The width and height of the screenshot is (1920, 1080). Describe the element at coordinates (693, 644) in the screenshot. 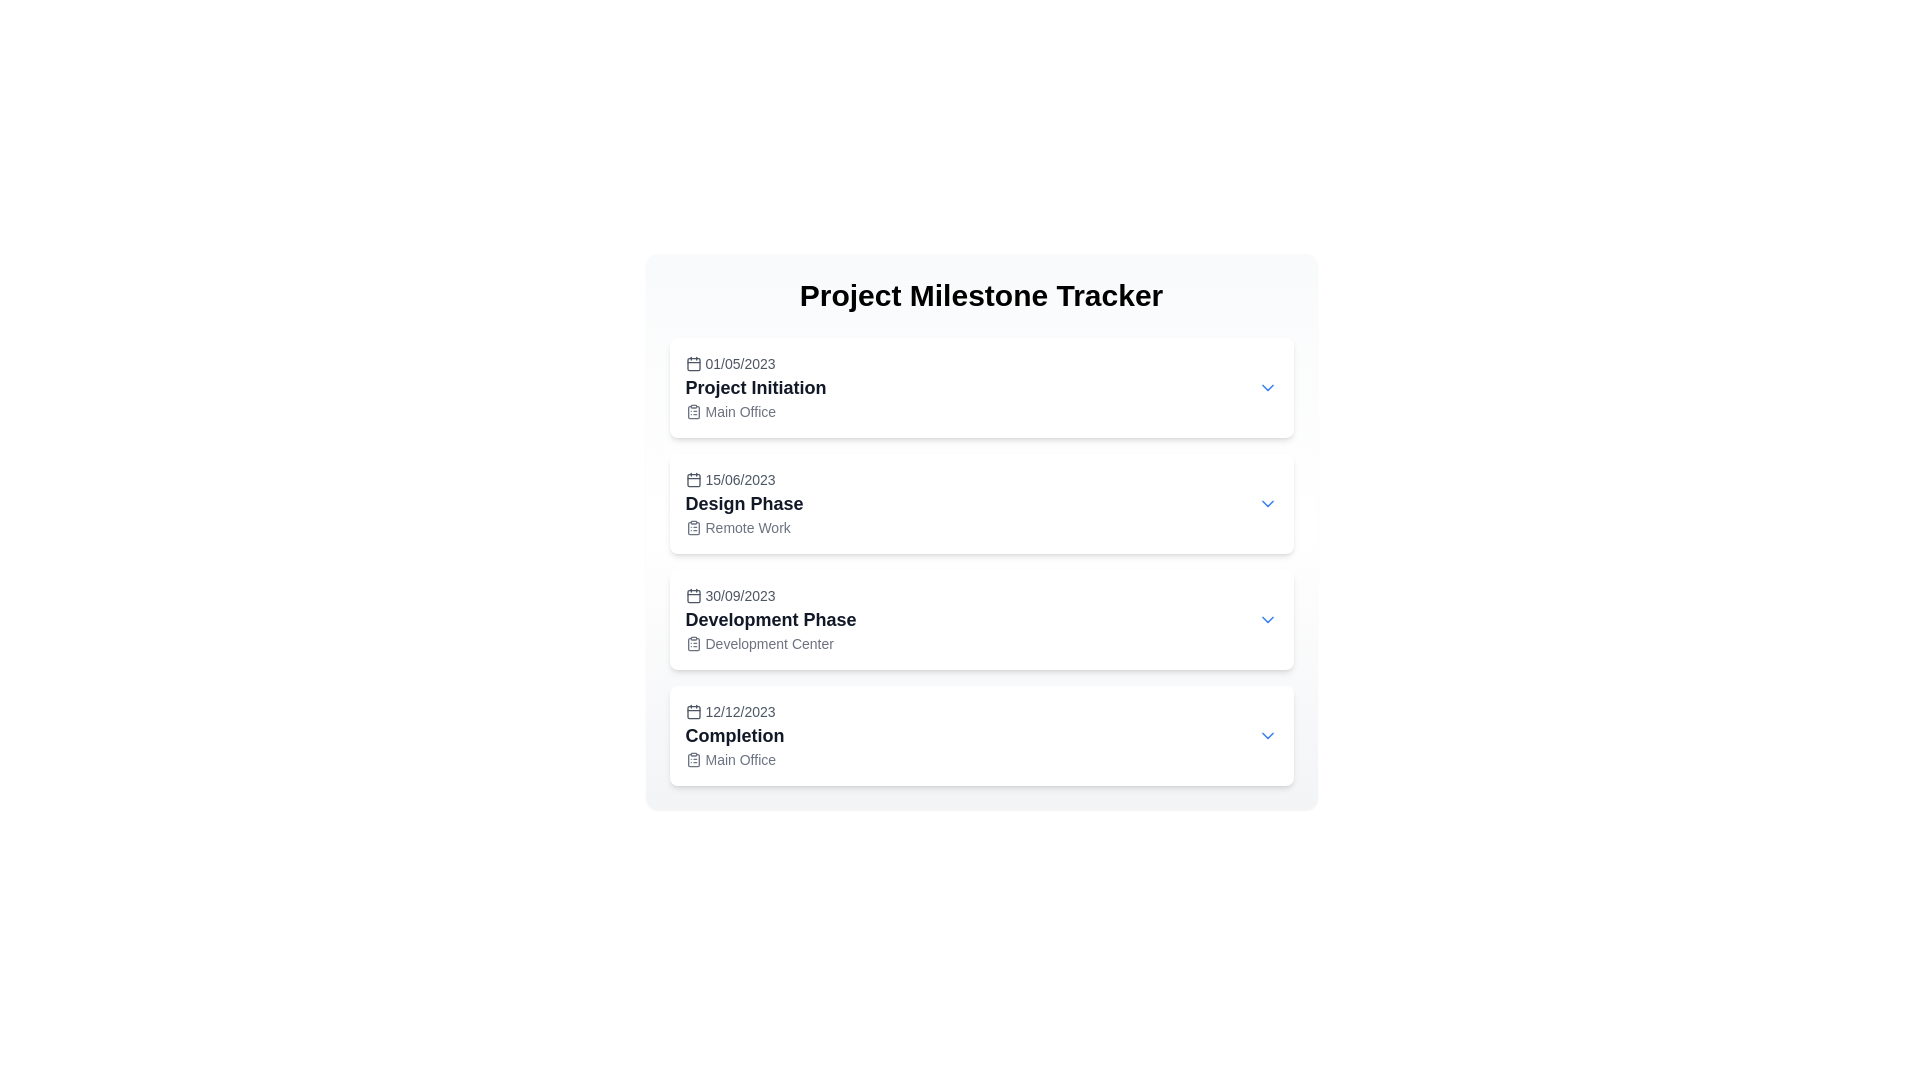

I see `the clipboard icon located within the 'Development Phase' milestone item, positioned slightly to the left of the milestone title` at that location.